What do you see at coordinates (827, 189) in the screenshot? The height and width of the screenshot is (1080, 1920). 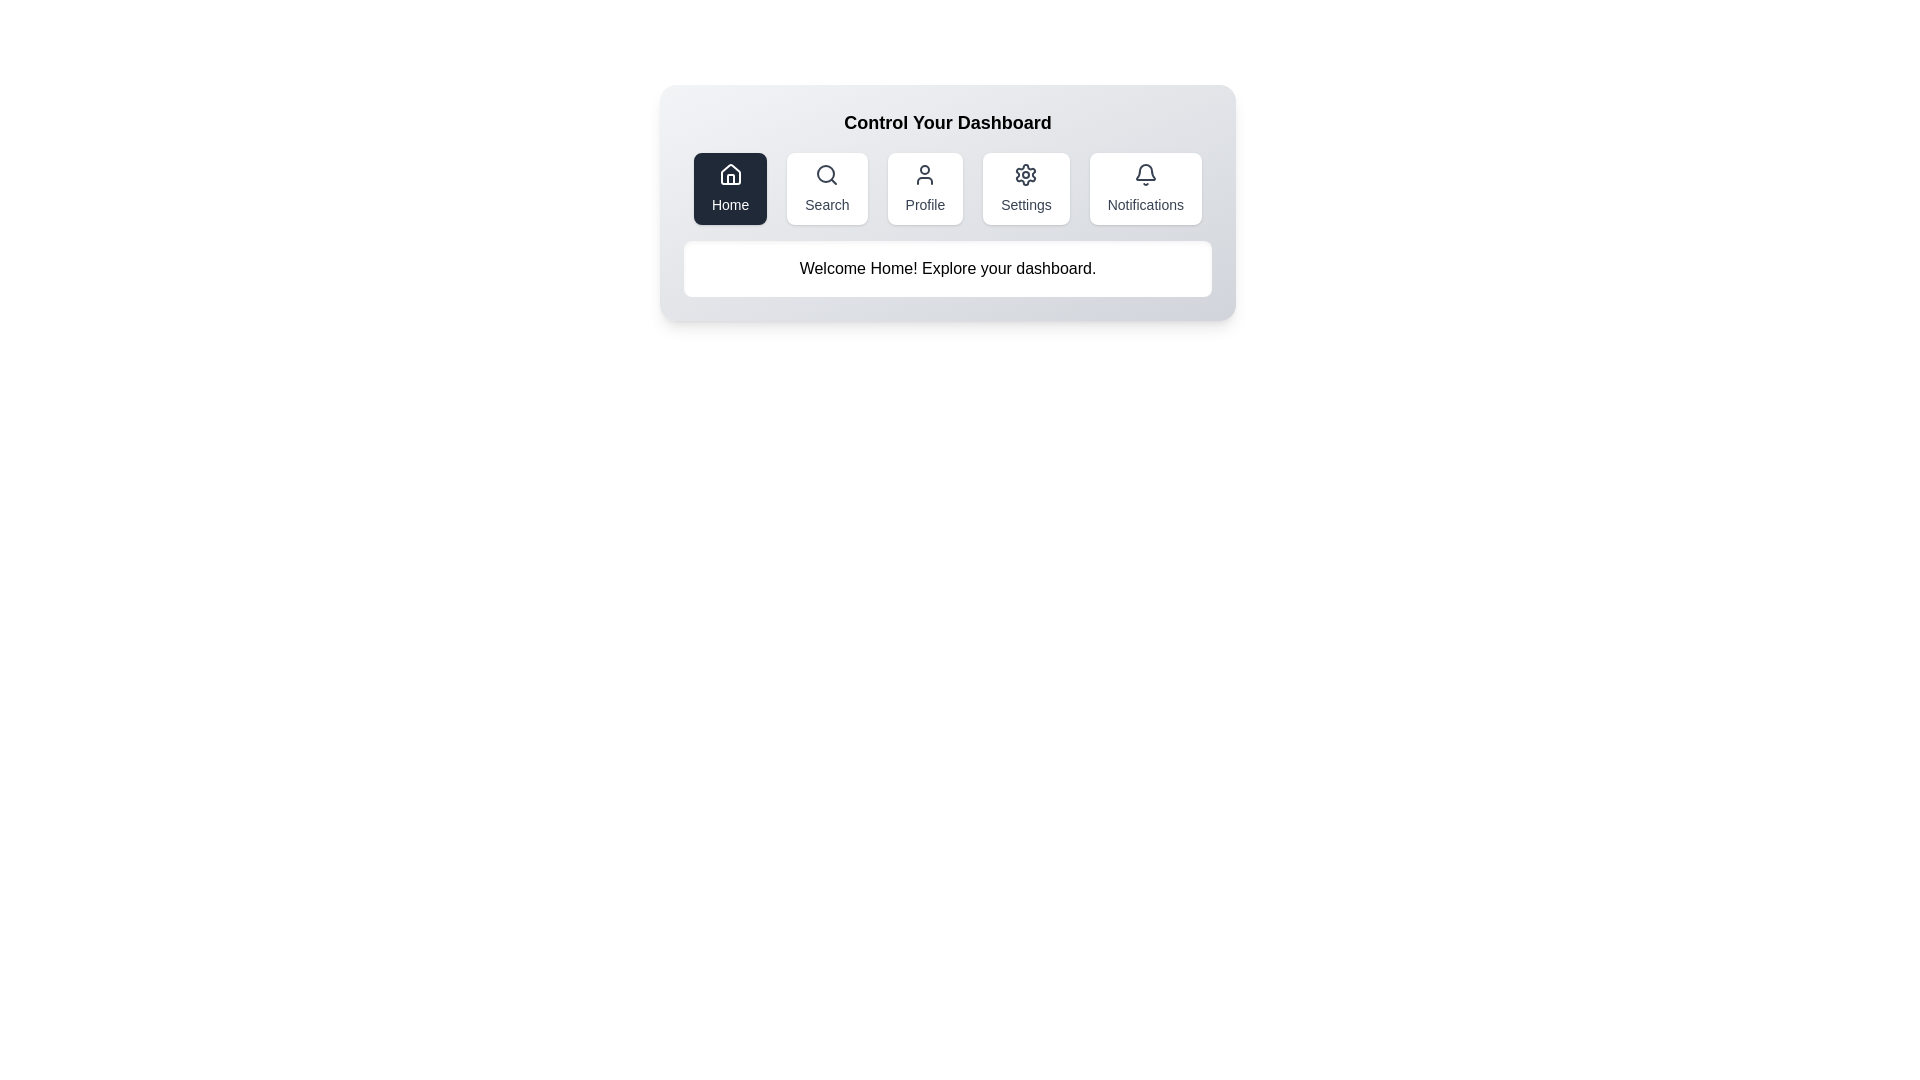 I see `the second button from the left in a horizontal row of five buttons, located in the center area of a dashboard-style interface` at bounding box center [827, 189].